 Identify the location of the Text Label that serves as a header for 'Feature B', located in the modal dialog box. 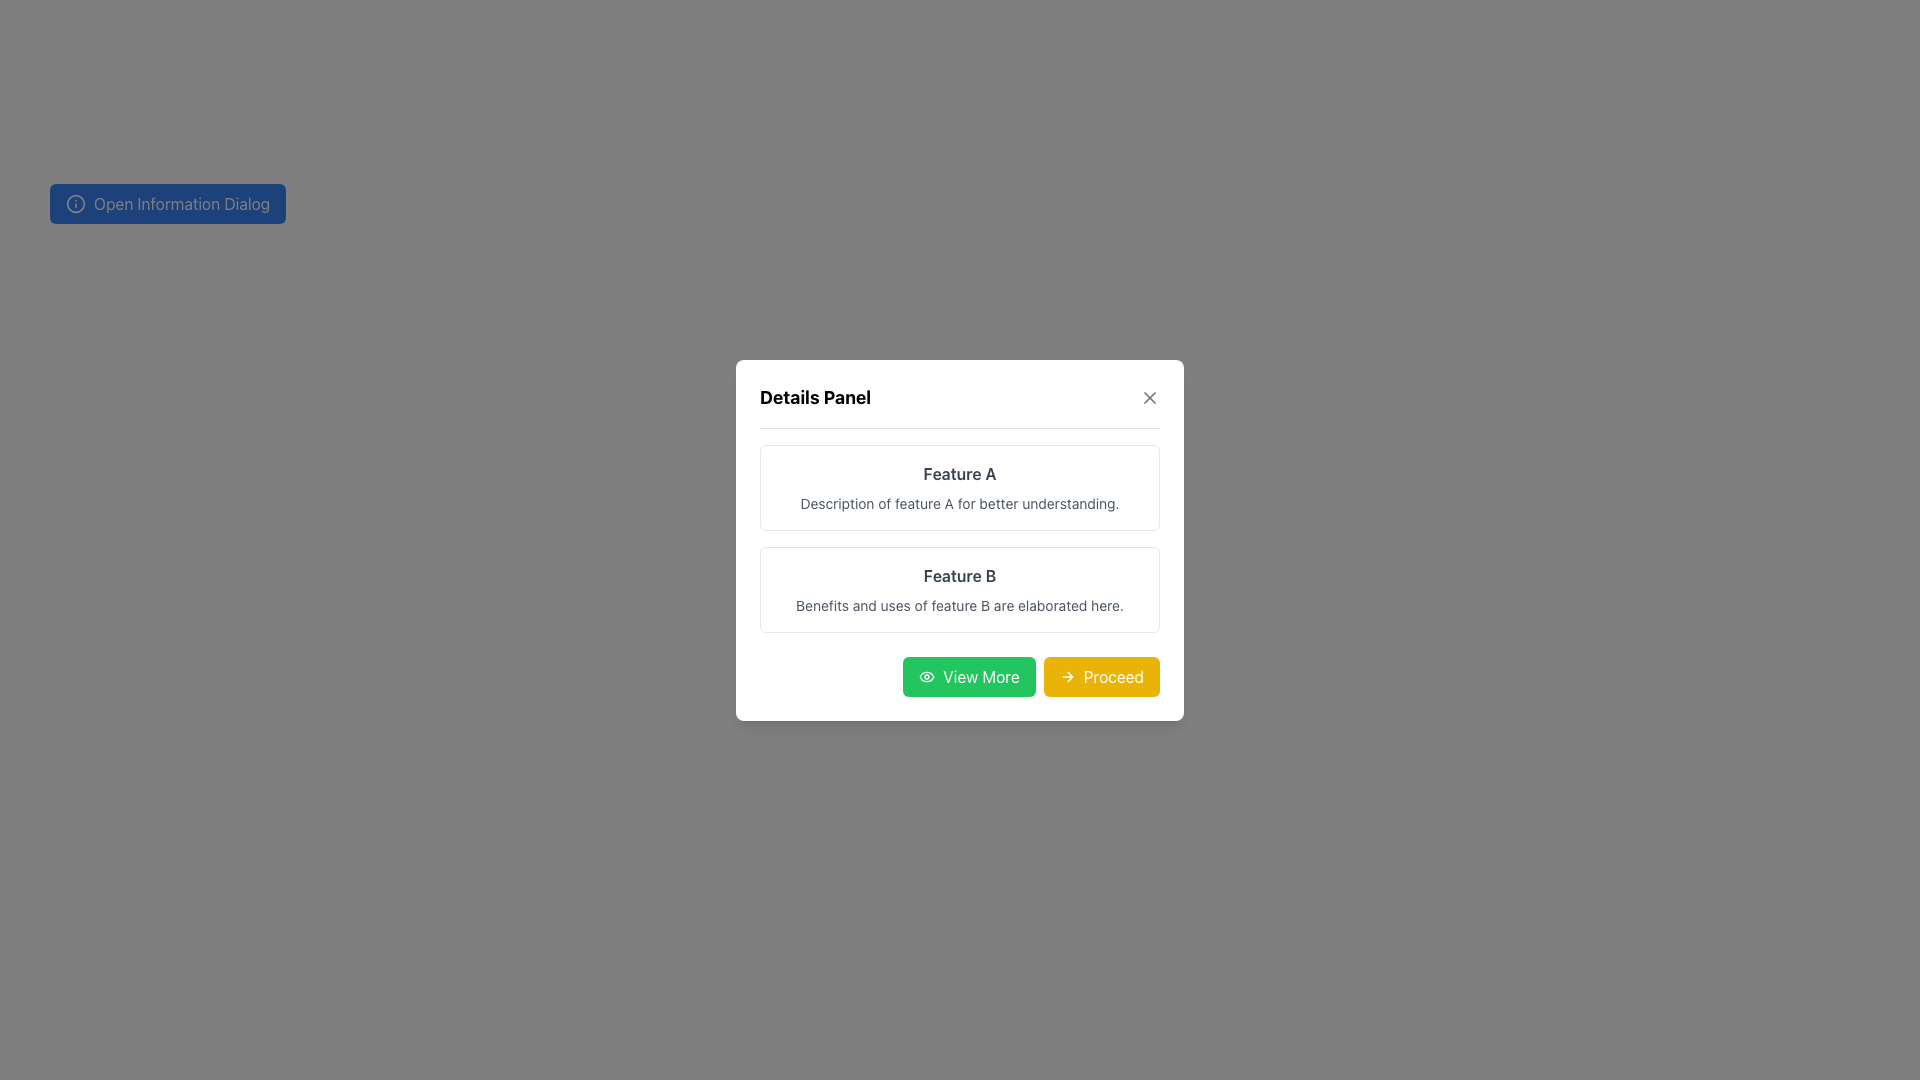
(960, 574).